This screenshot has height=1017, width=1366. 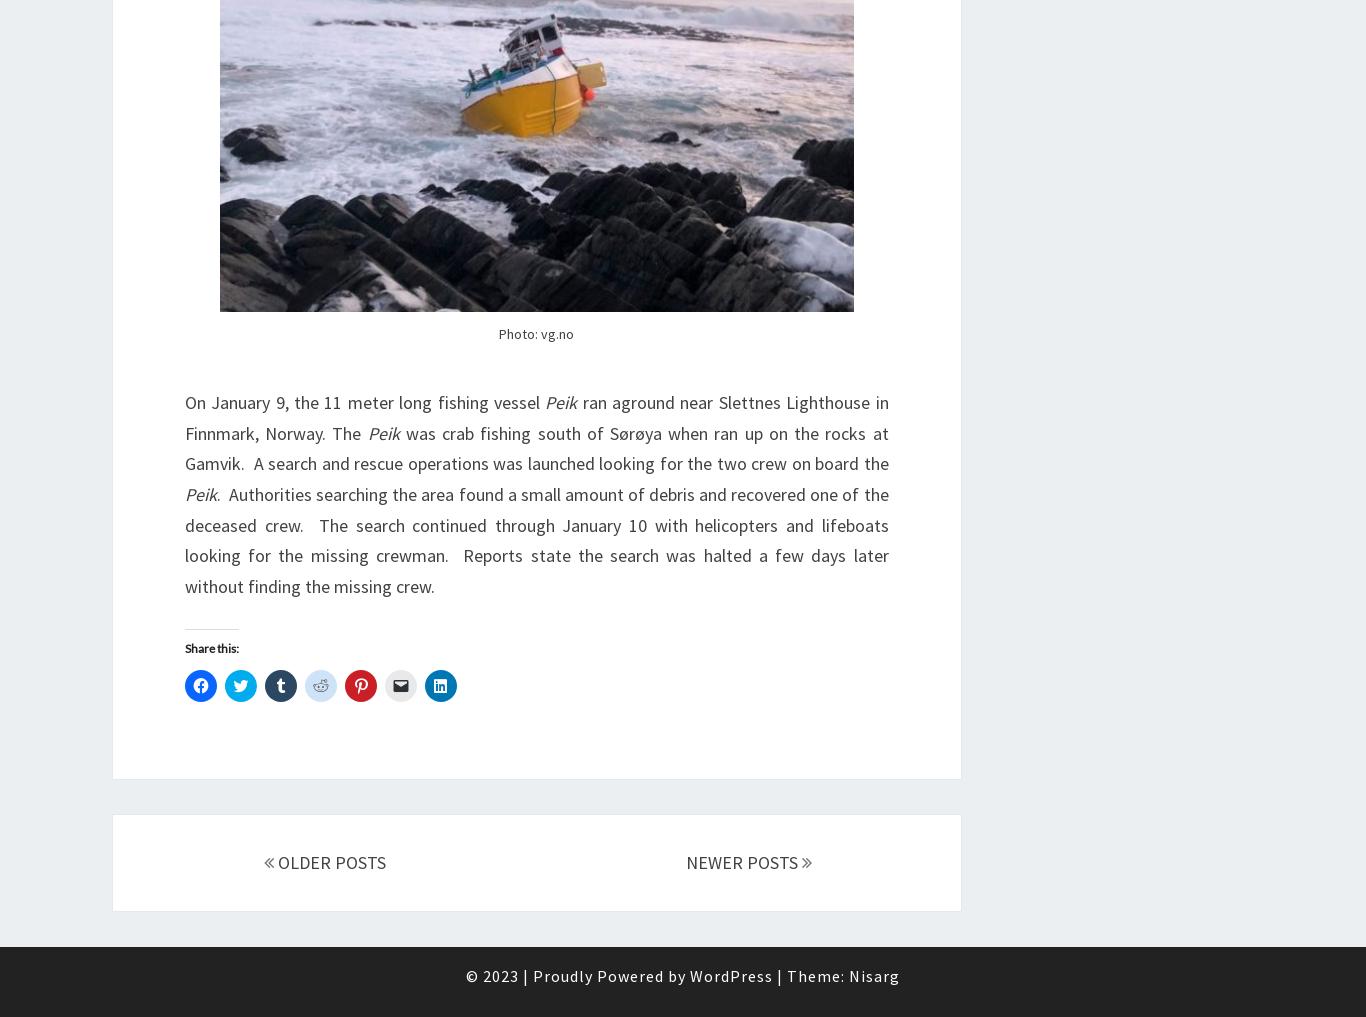 What do you see at coordinates (183, 402) in the screenshot?
I see `'On January 9, the 11 meter long fishing vessel'` at bounding box center [183, 402].